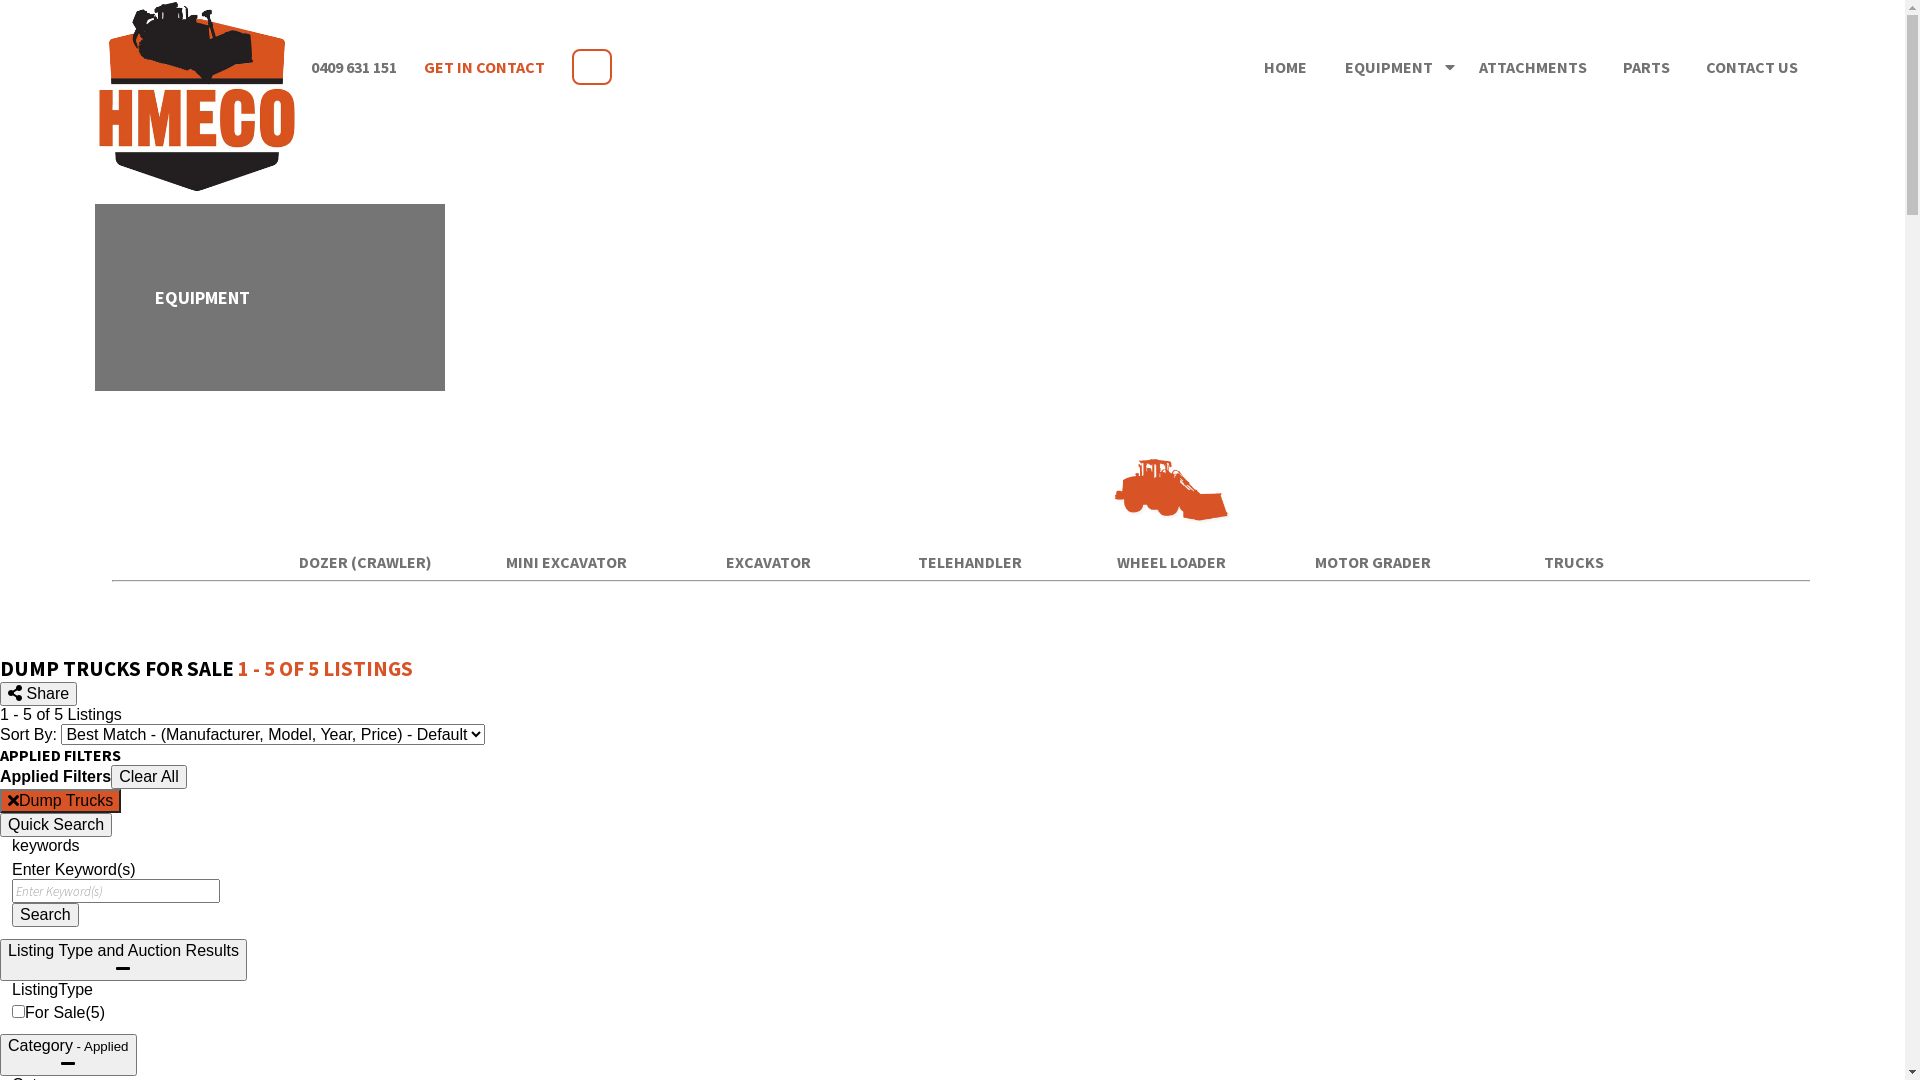 The width and height of the screenshot is (1920, 1080). Describe the element at coordinates (0, 825) in the screenshot. I see `'Quick Search'` at that location.